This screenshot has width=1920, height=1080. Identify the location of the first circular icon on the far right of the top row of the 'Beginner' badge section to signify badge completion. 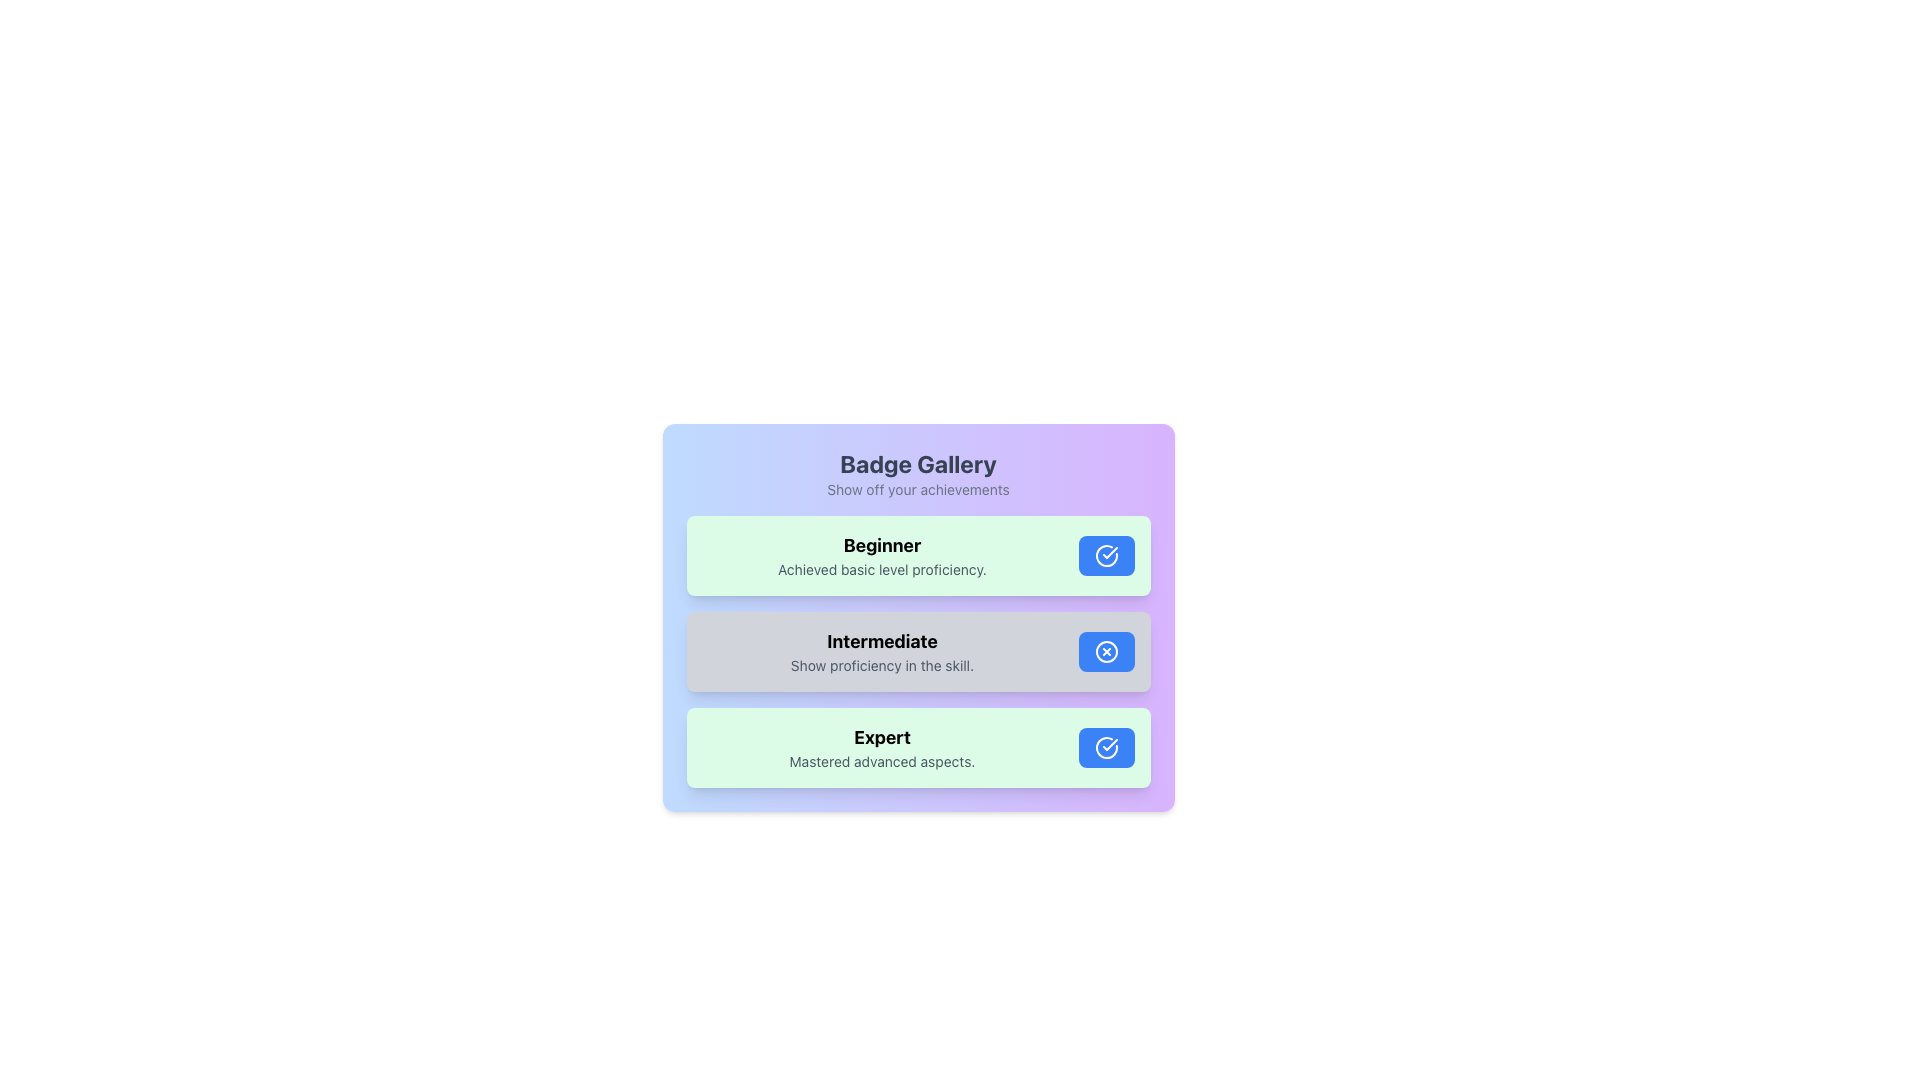
(1105, 555).